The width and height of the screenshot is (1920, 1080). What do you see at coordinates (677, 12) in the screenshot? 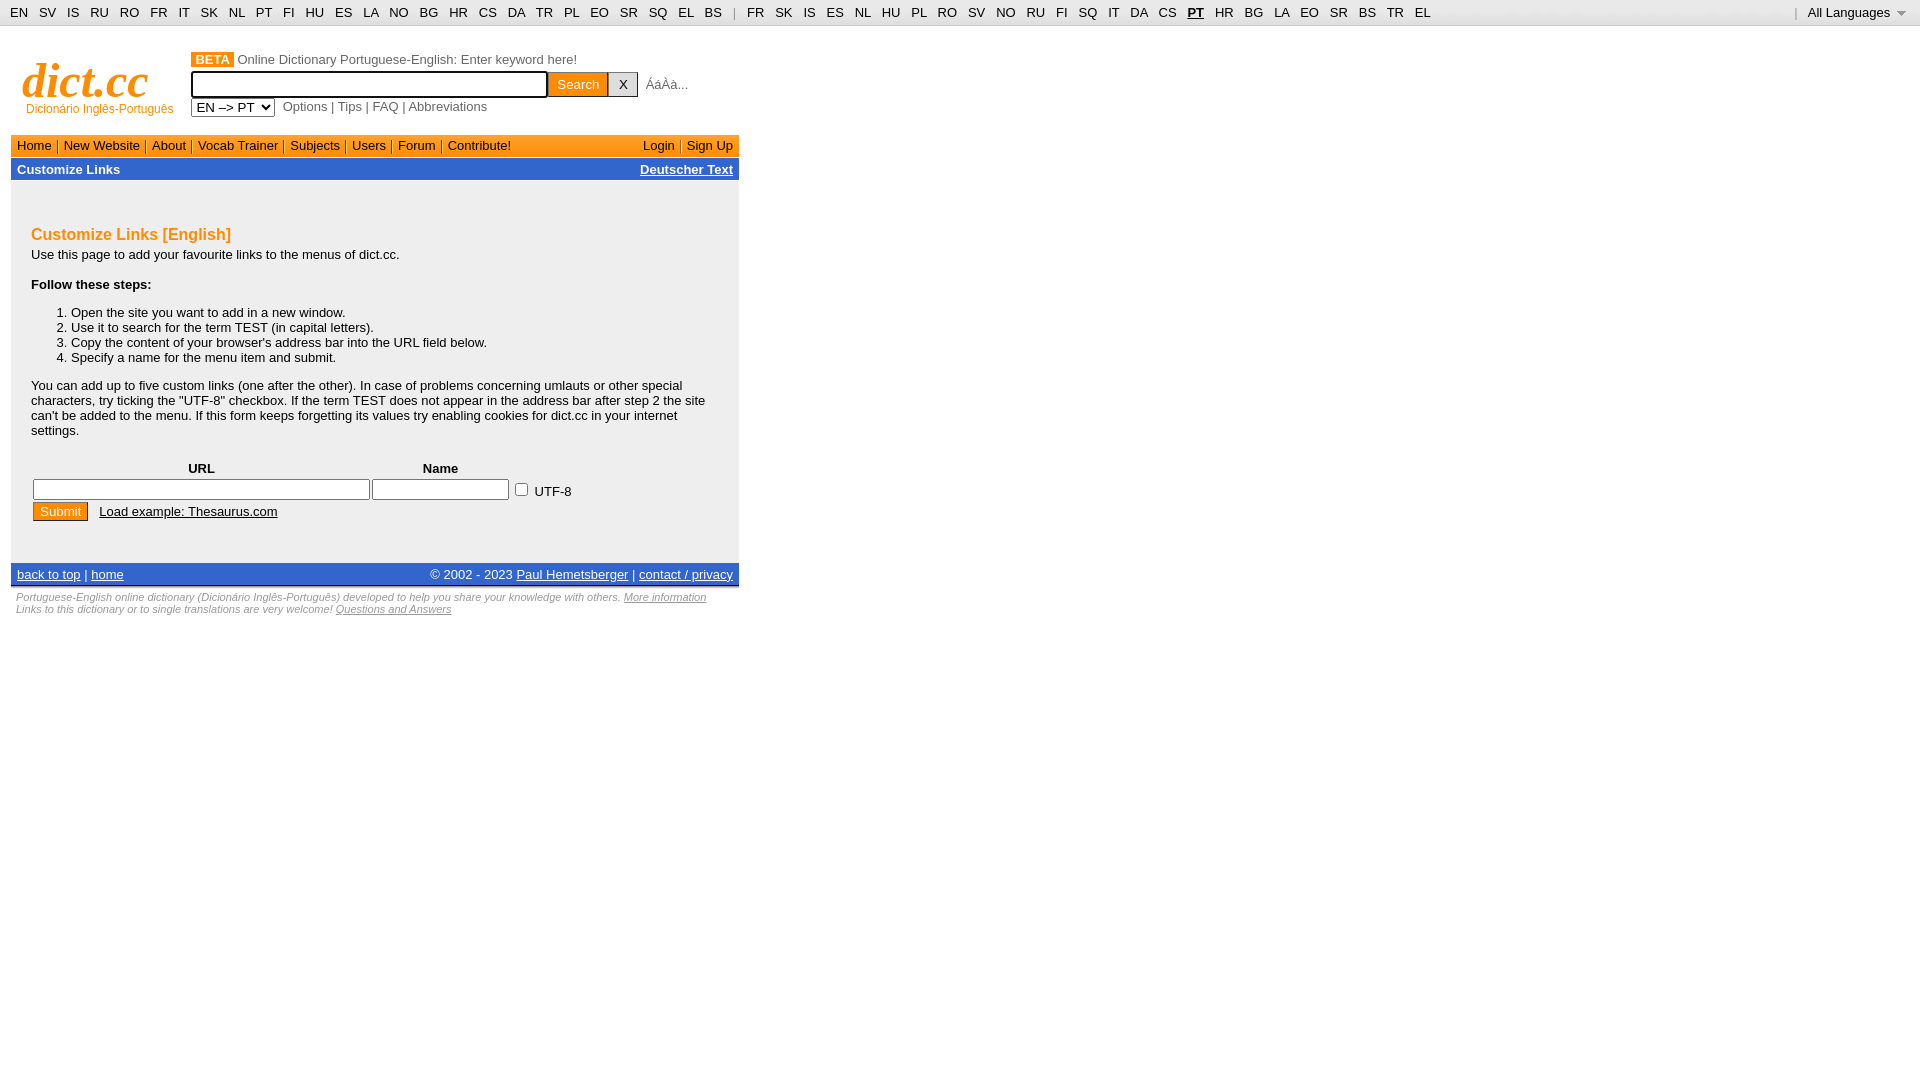
I see `'EL'` at bounding box center [677, 12].